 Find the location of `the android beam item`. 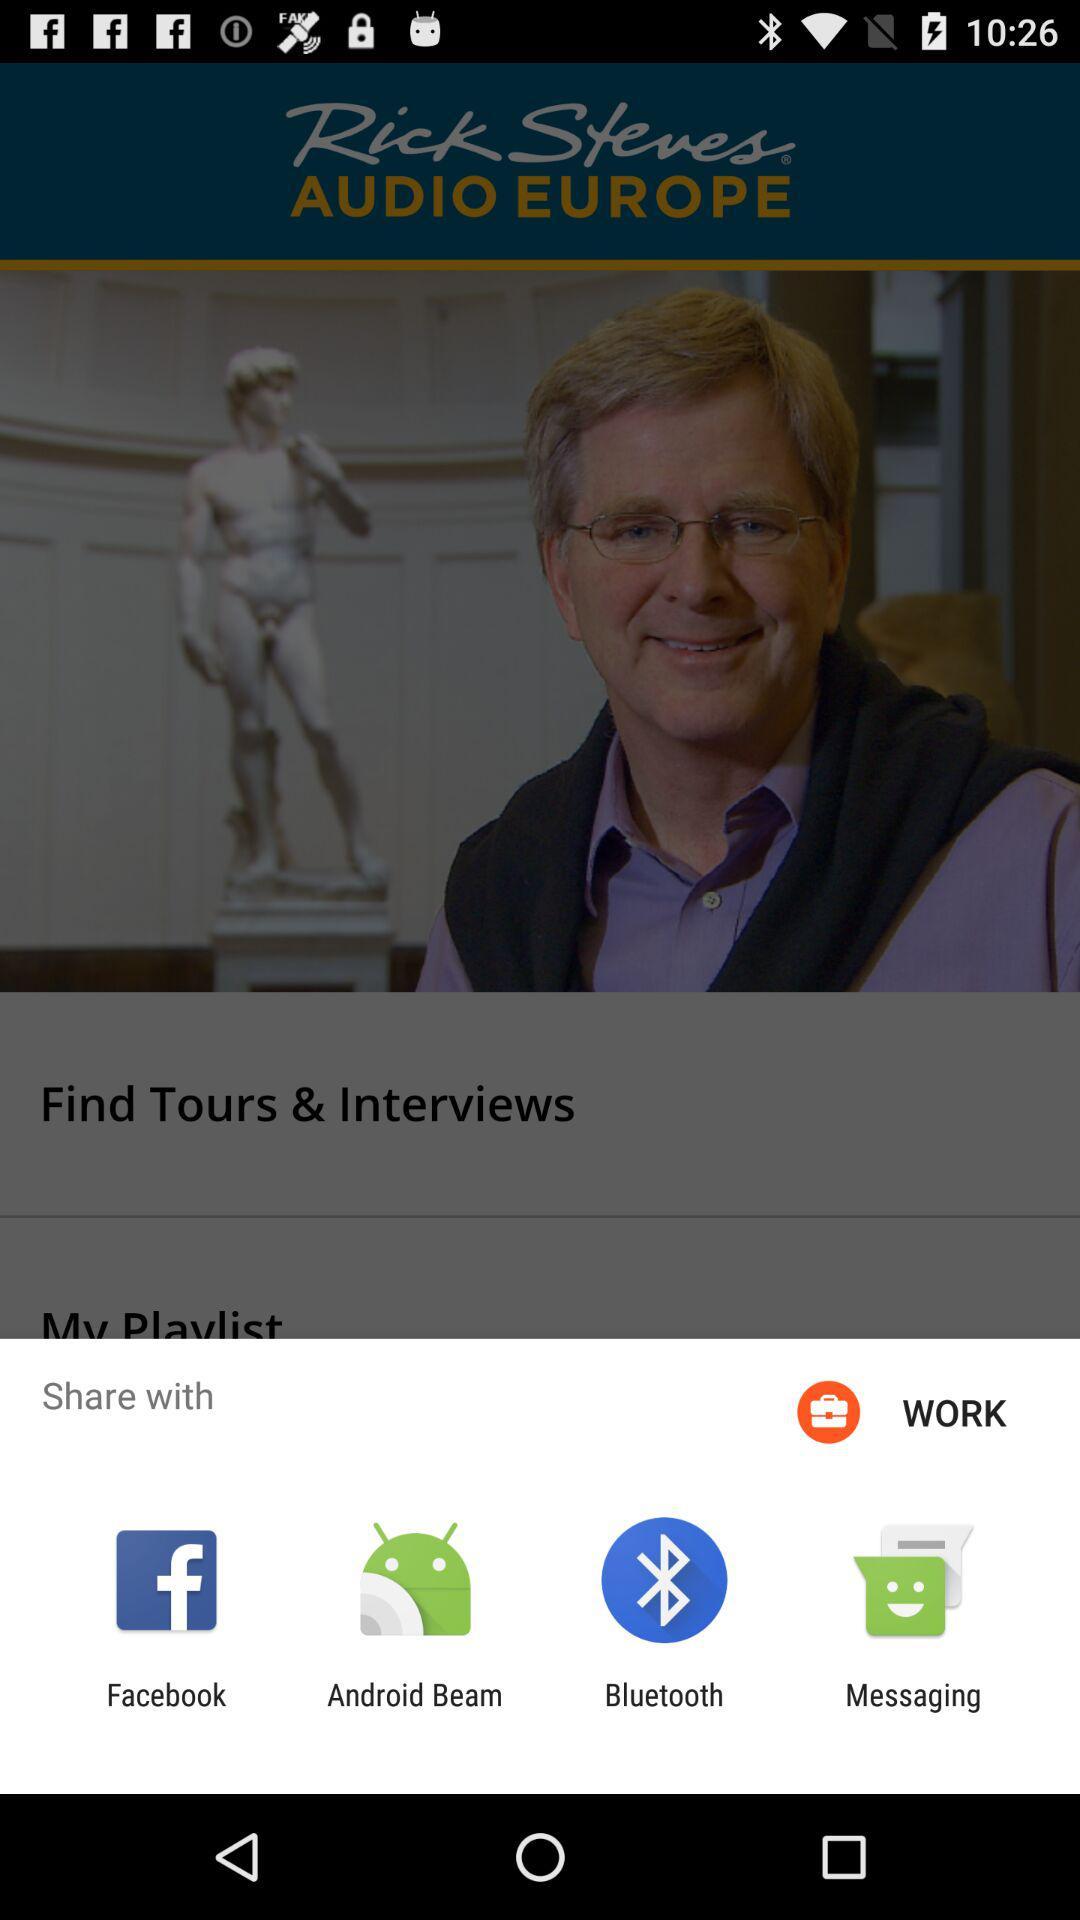

the android beam item is located at coordinates (414, 1711).